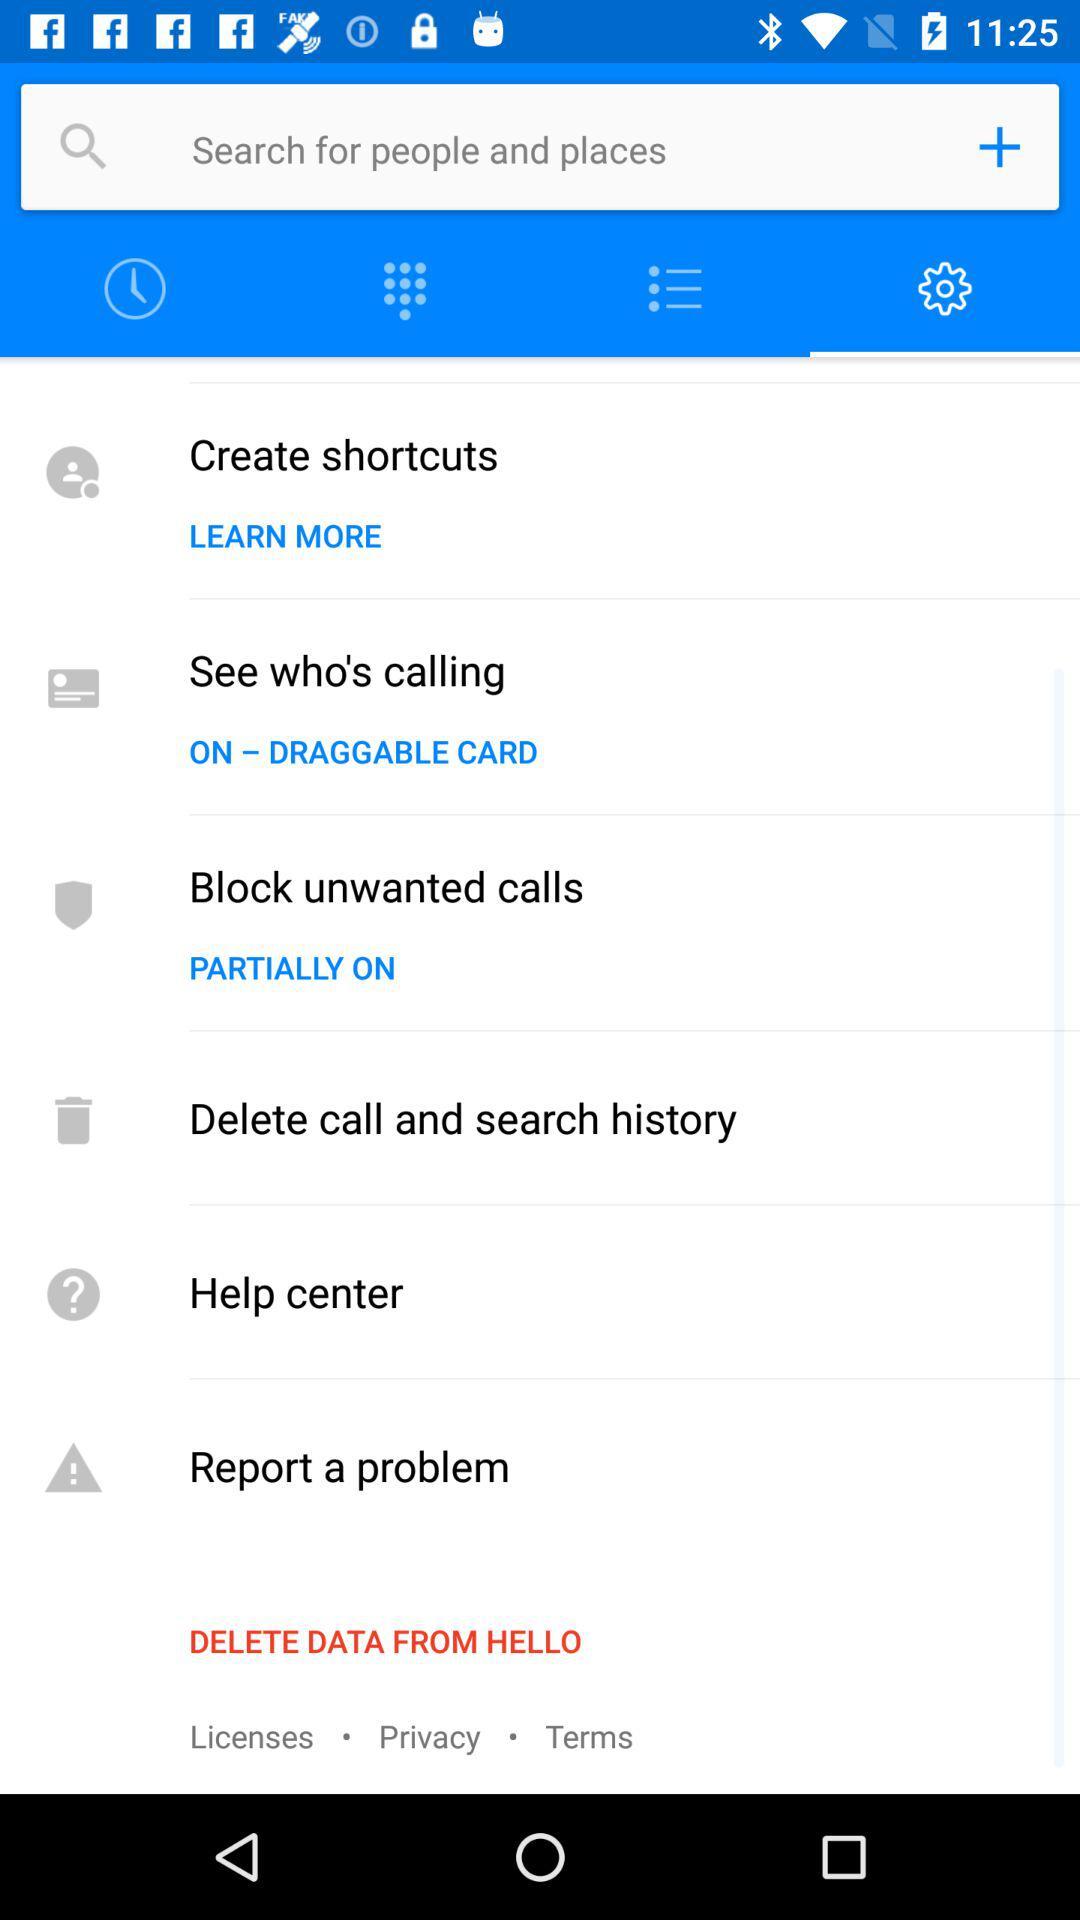  I want to click on item above the licenses, so click(385, 1640).